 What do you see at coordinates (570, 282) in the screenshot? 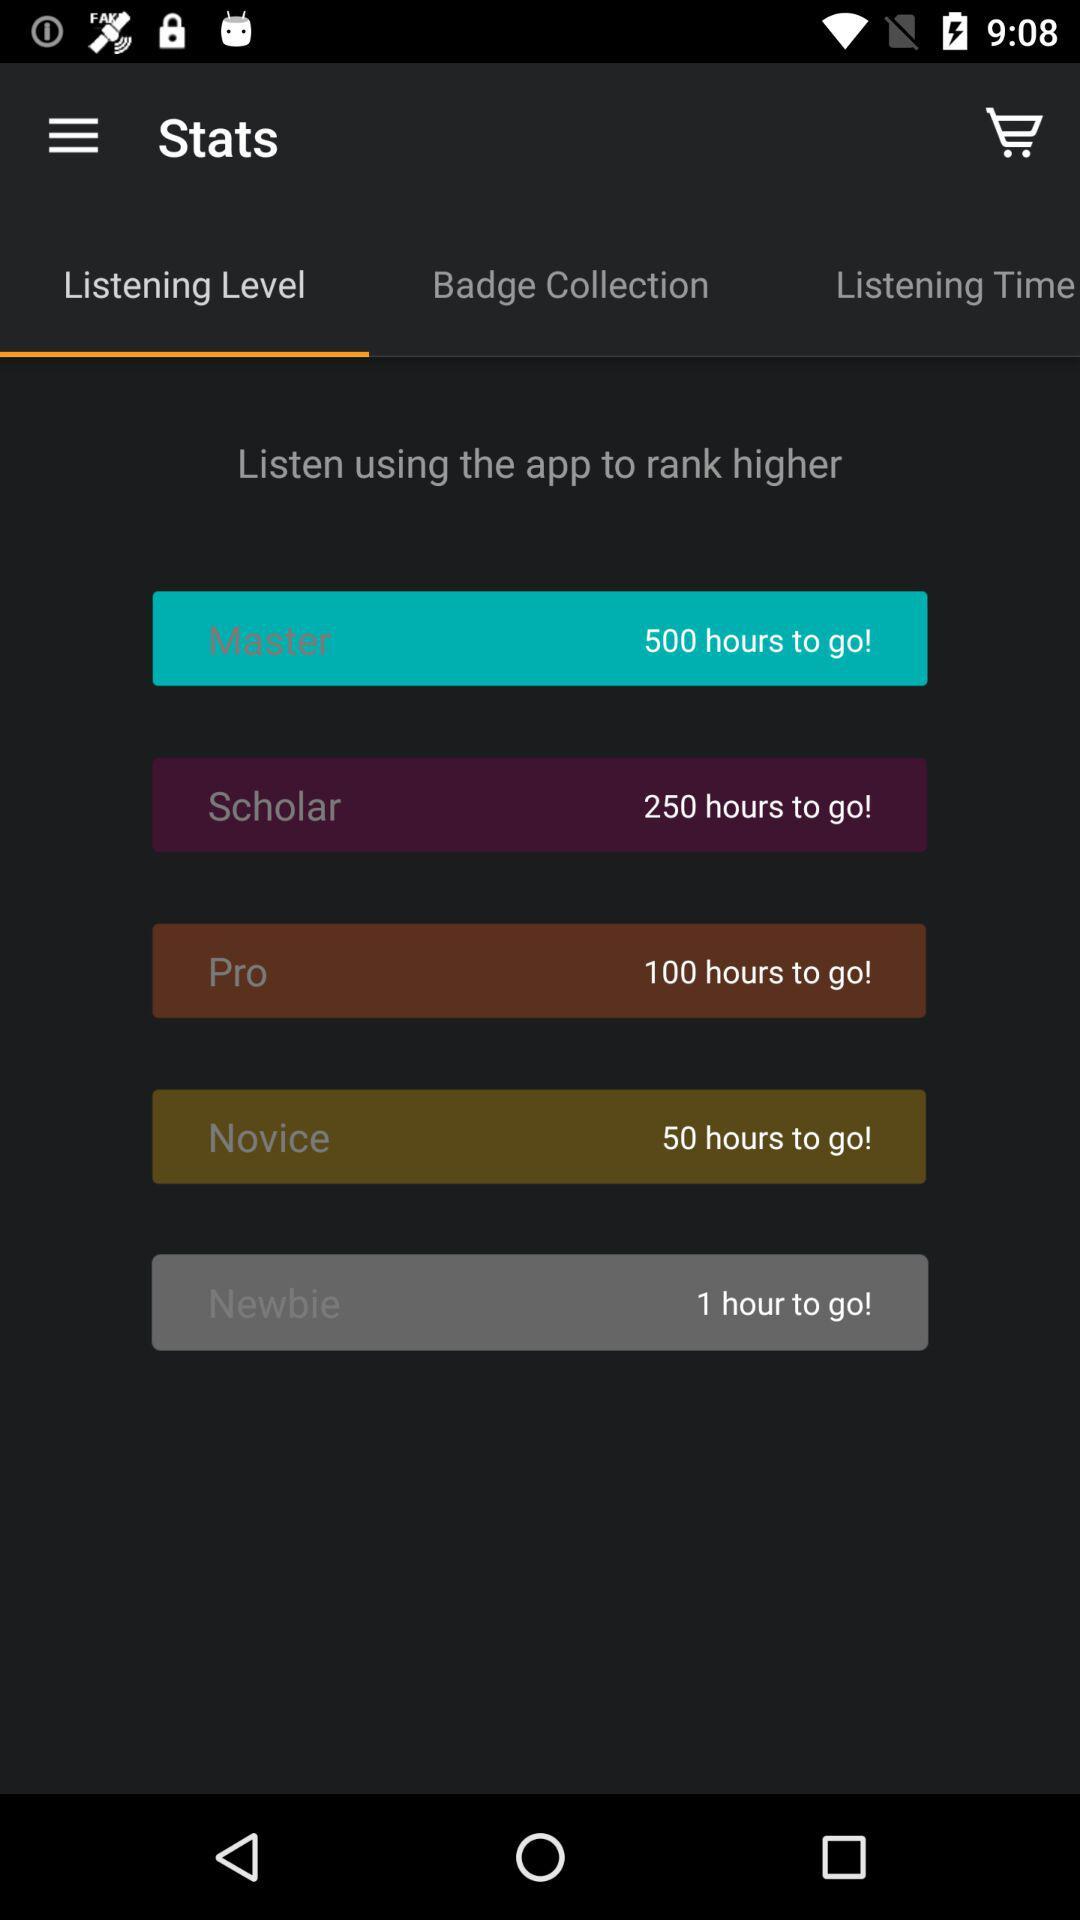
I see `the icon to the left of the listening time item` at bounding box center [570, 282].